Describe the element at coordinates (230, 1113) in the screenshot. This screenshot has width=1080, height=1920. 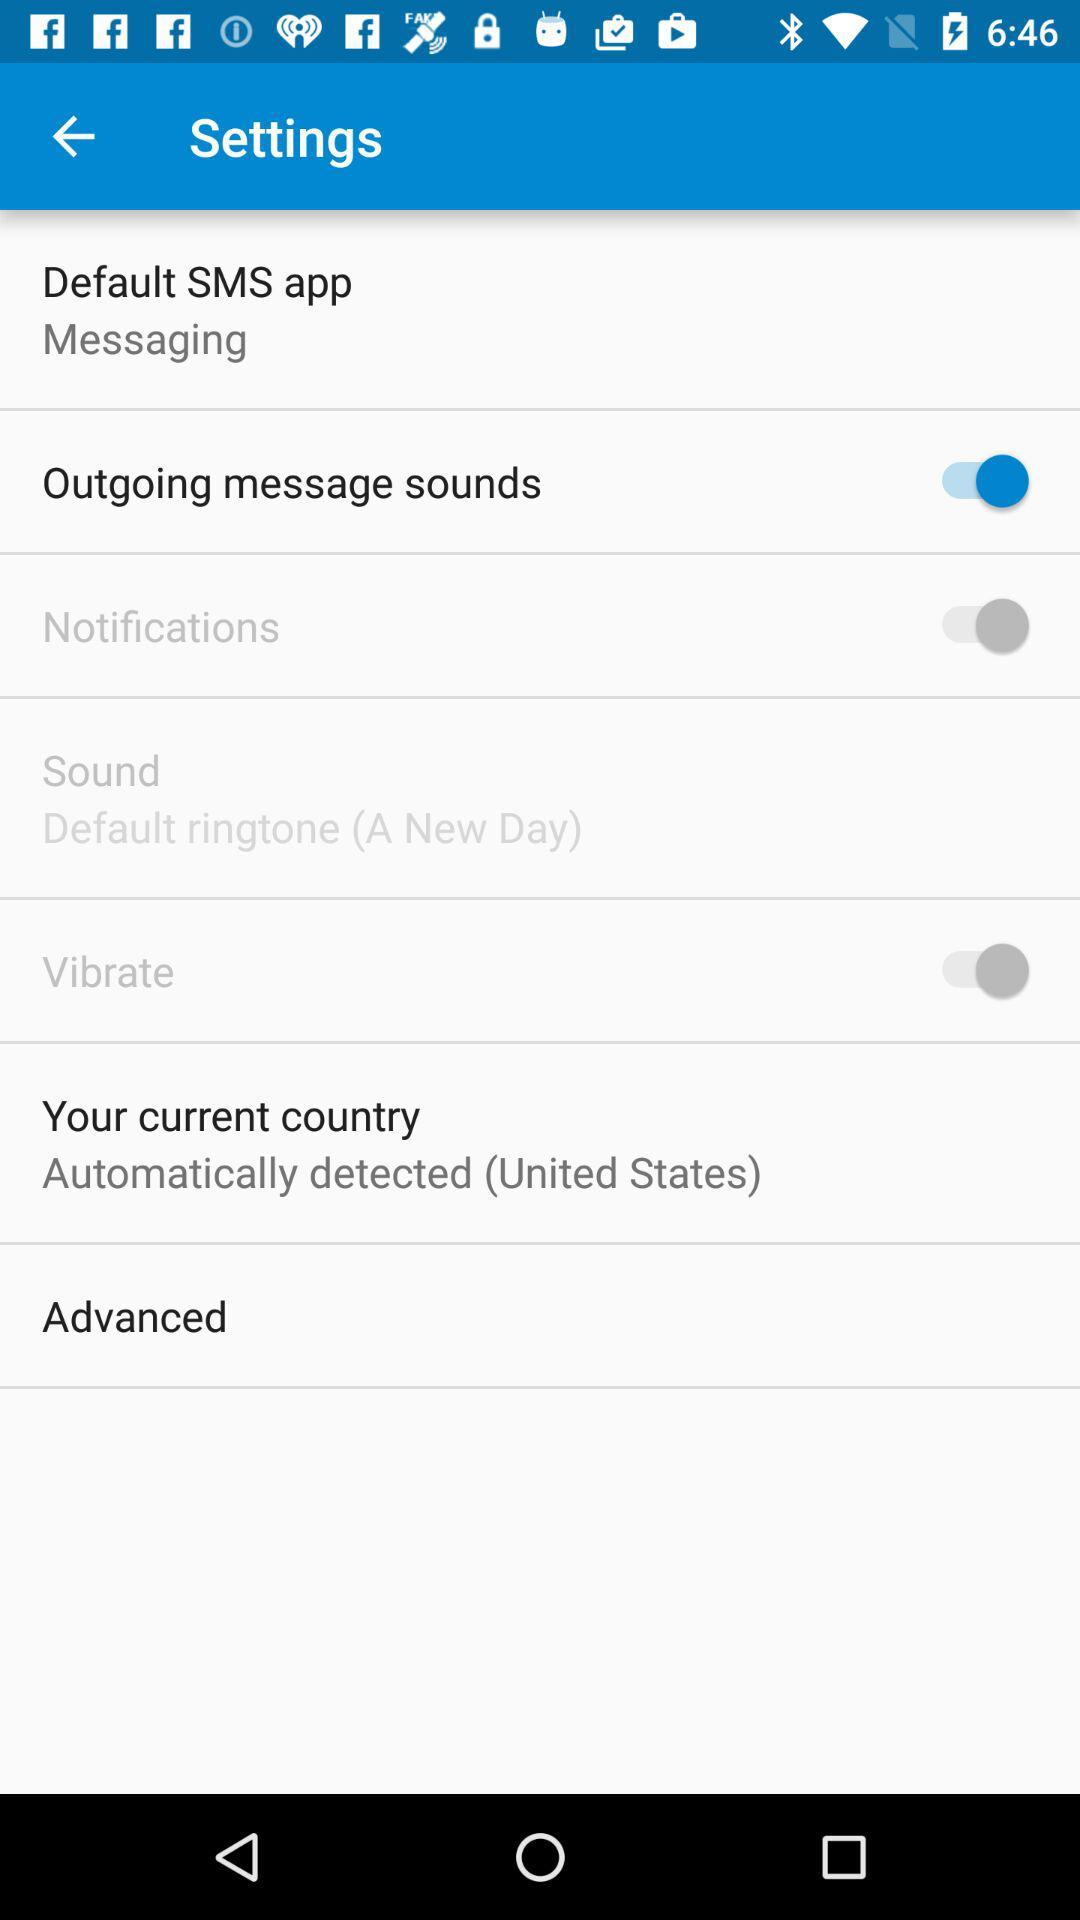
I see `your current country` at that location.